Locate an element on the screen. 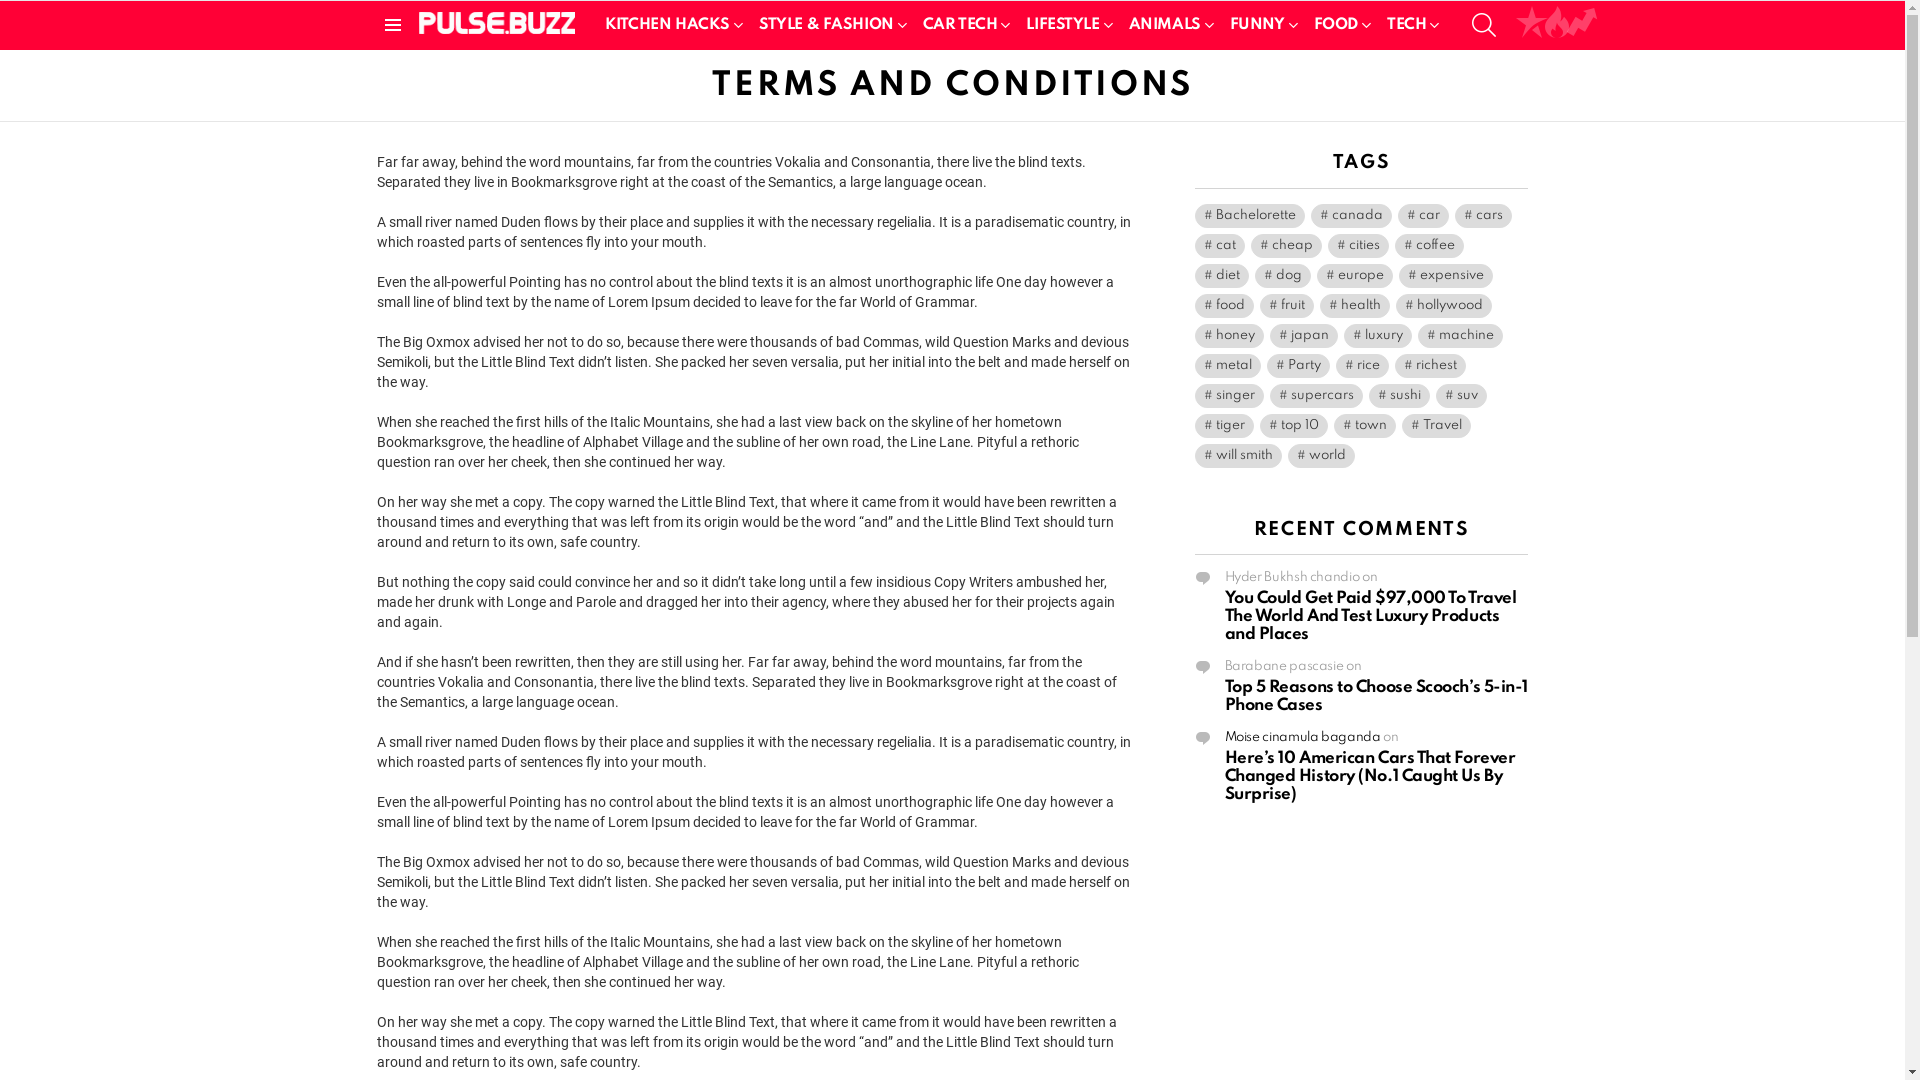 The image size is (1920, 1080). 'rice' is located at coordinates (1361, 366).